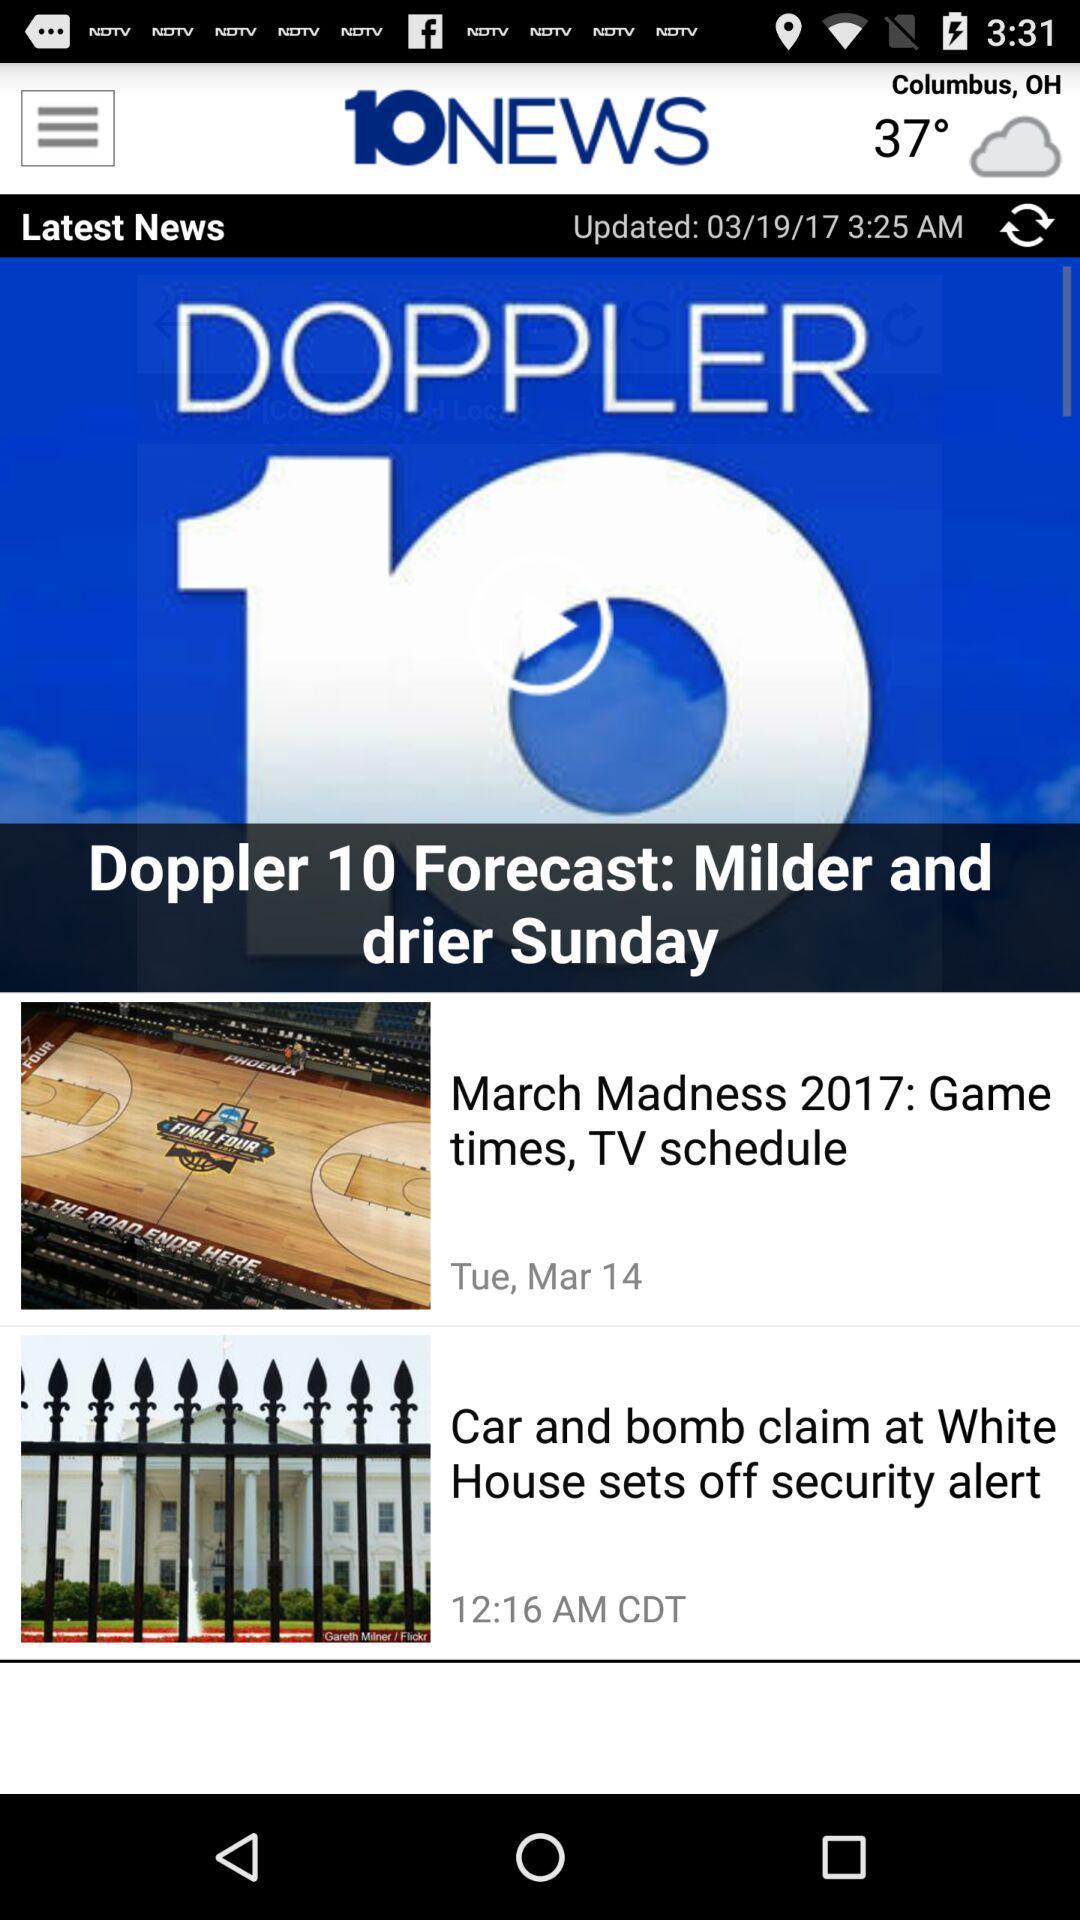  I want to click on the refresh icon, so click(1027, 240).